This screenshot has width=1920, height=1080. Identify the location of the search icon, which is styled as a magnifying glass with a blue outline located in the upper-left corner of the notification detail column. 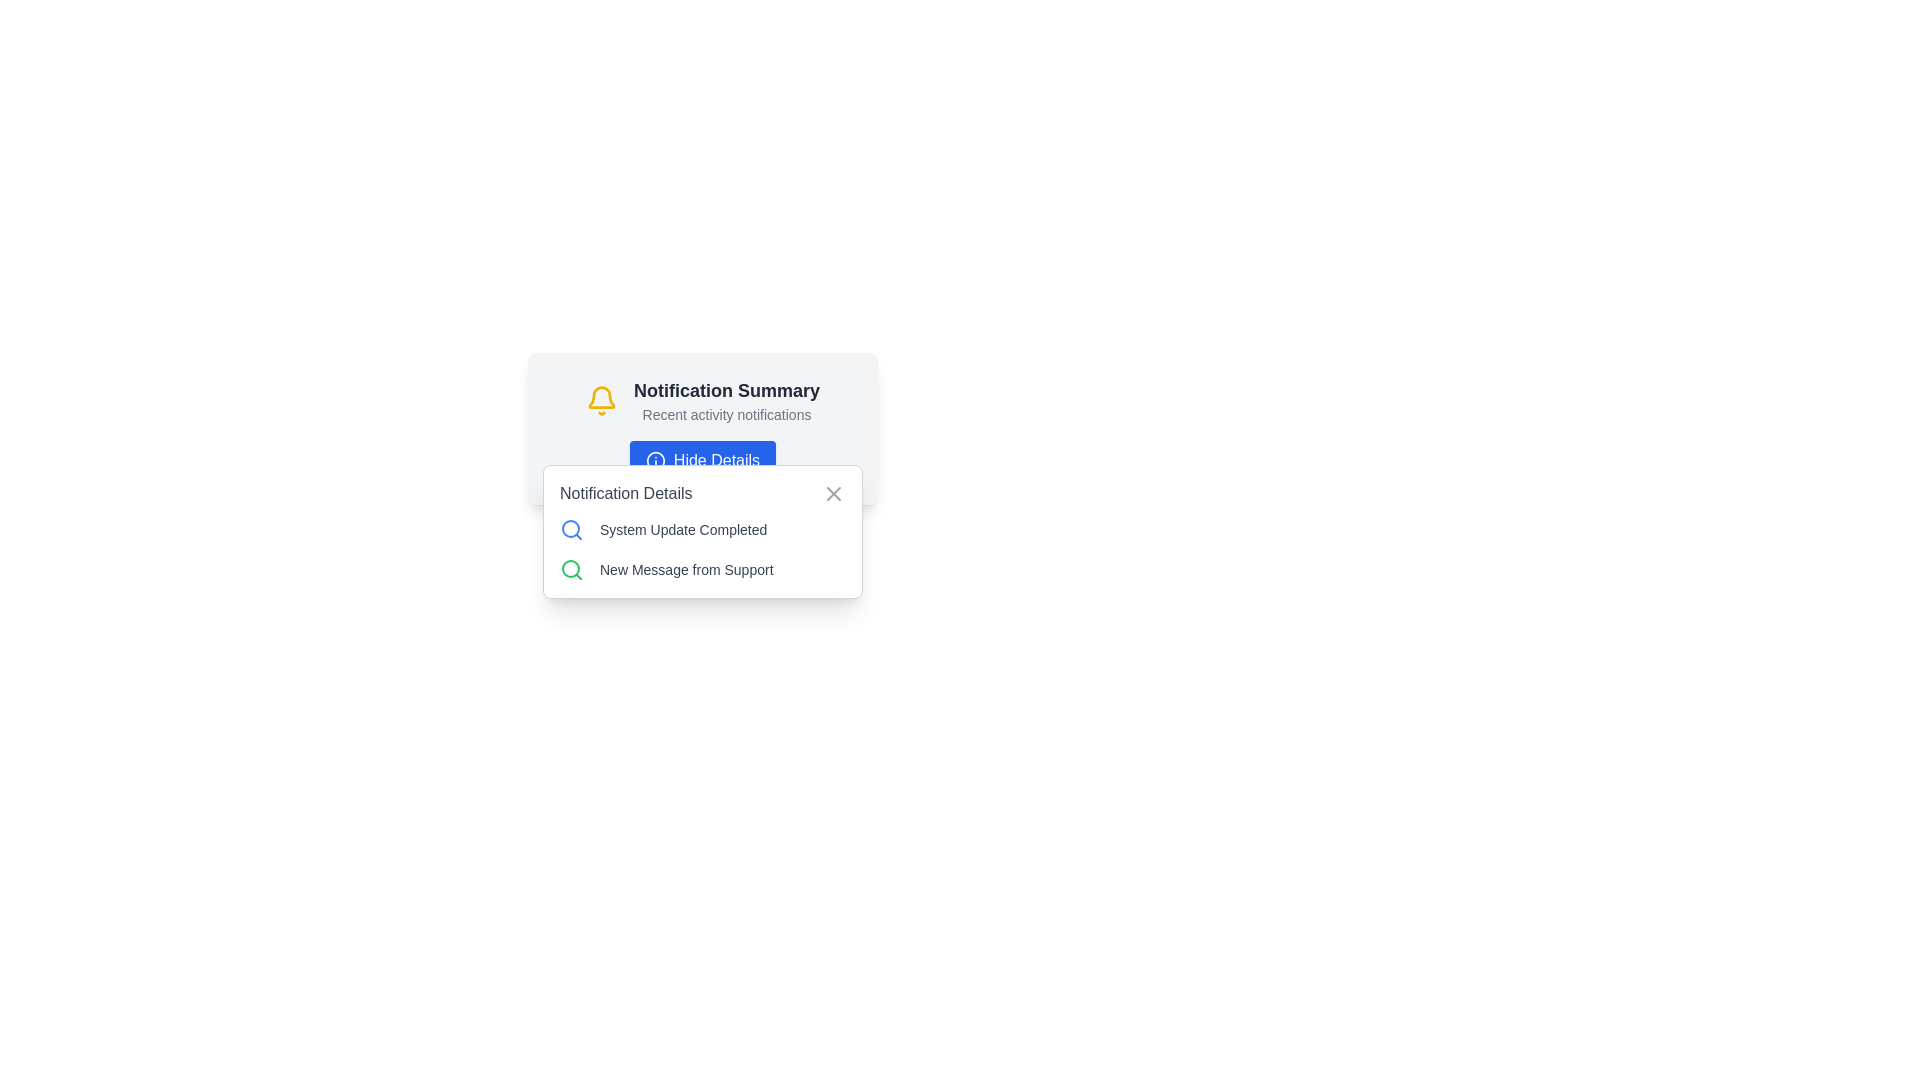
(570, 528).